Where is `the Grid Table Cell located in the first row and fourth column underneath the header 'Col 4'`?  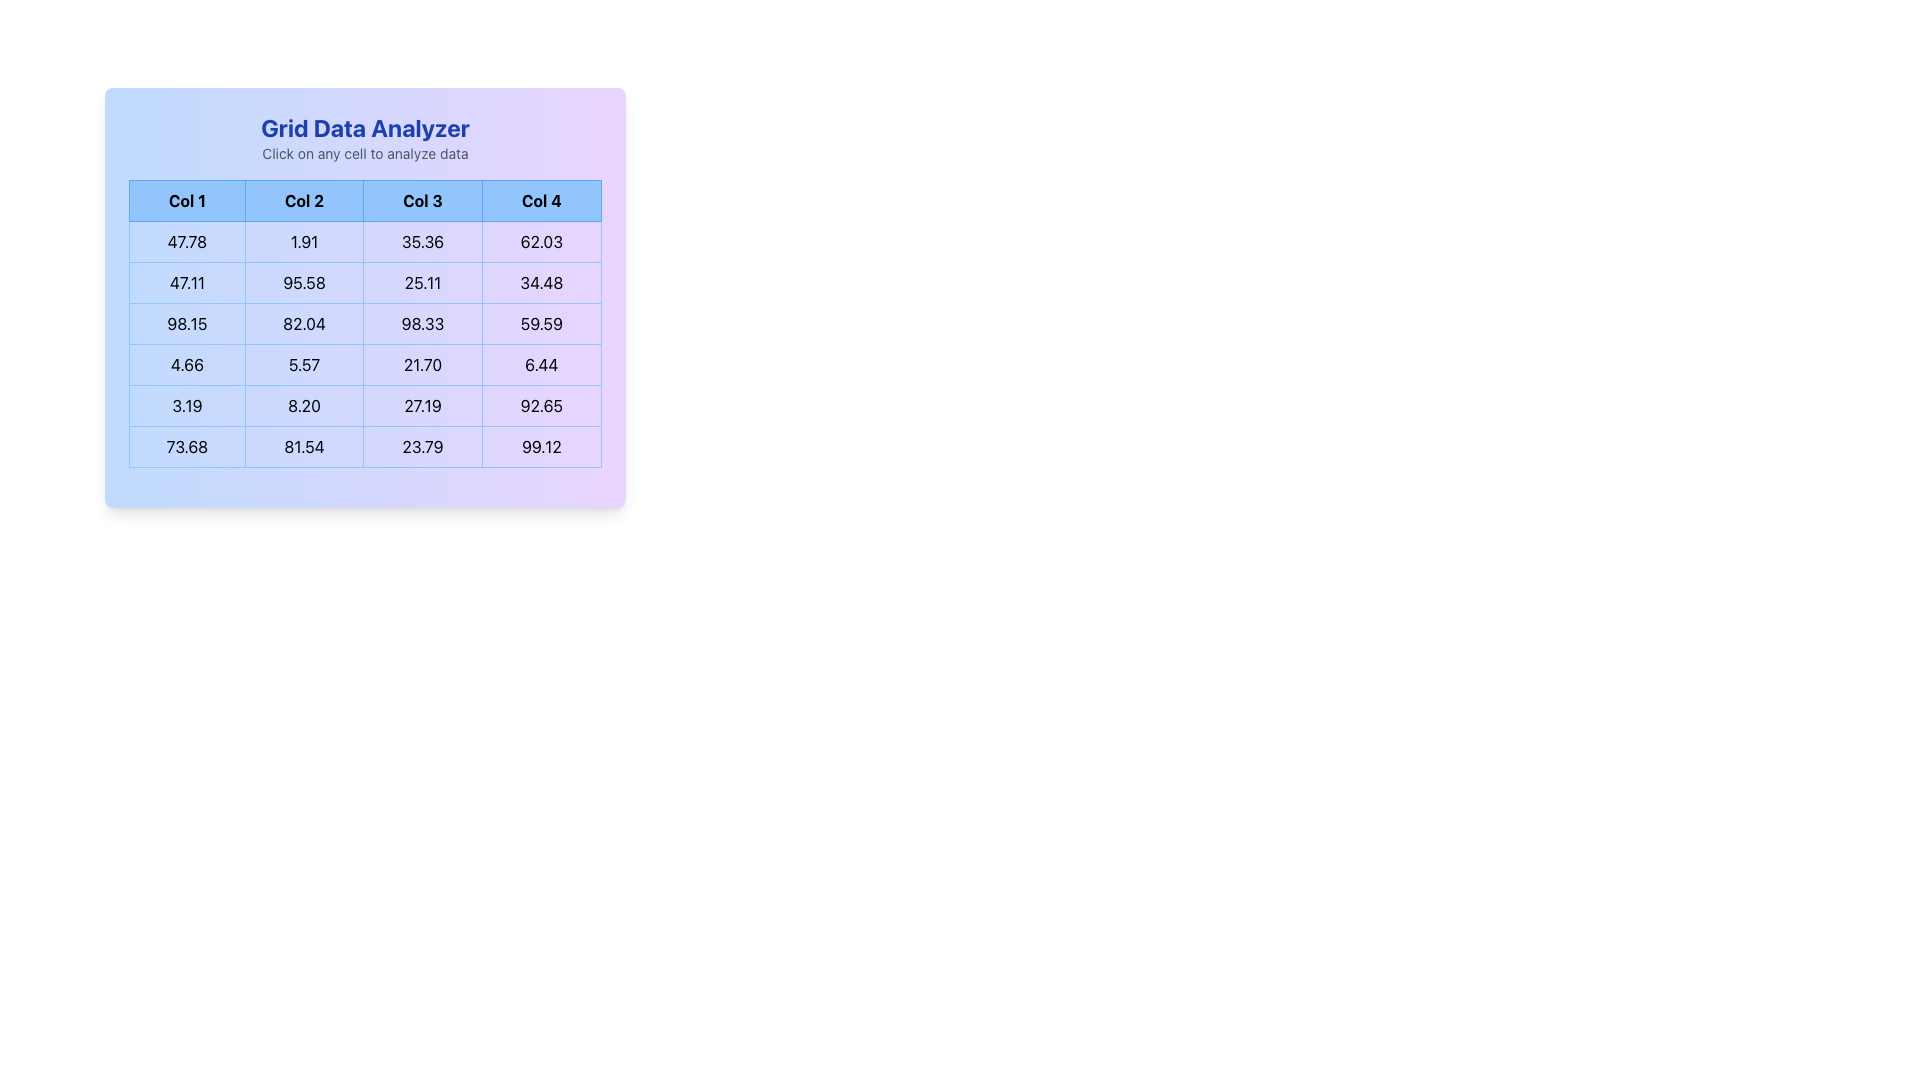 the Grid Table Cell located in the first row and fourth column underneath the header 'Col 4' is located at coordinates (541, 241).